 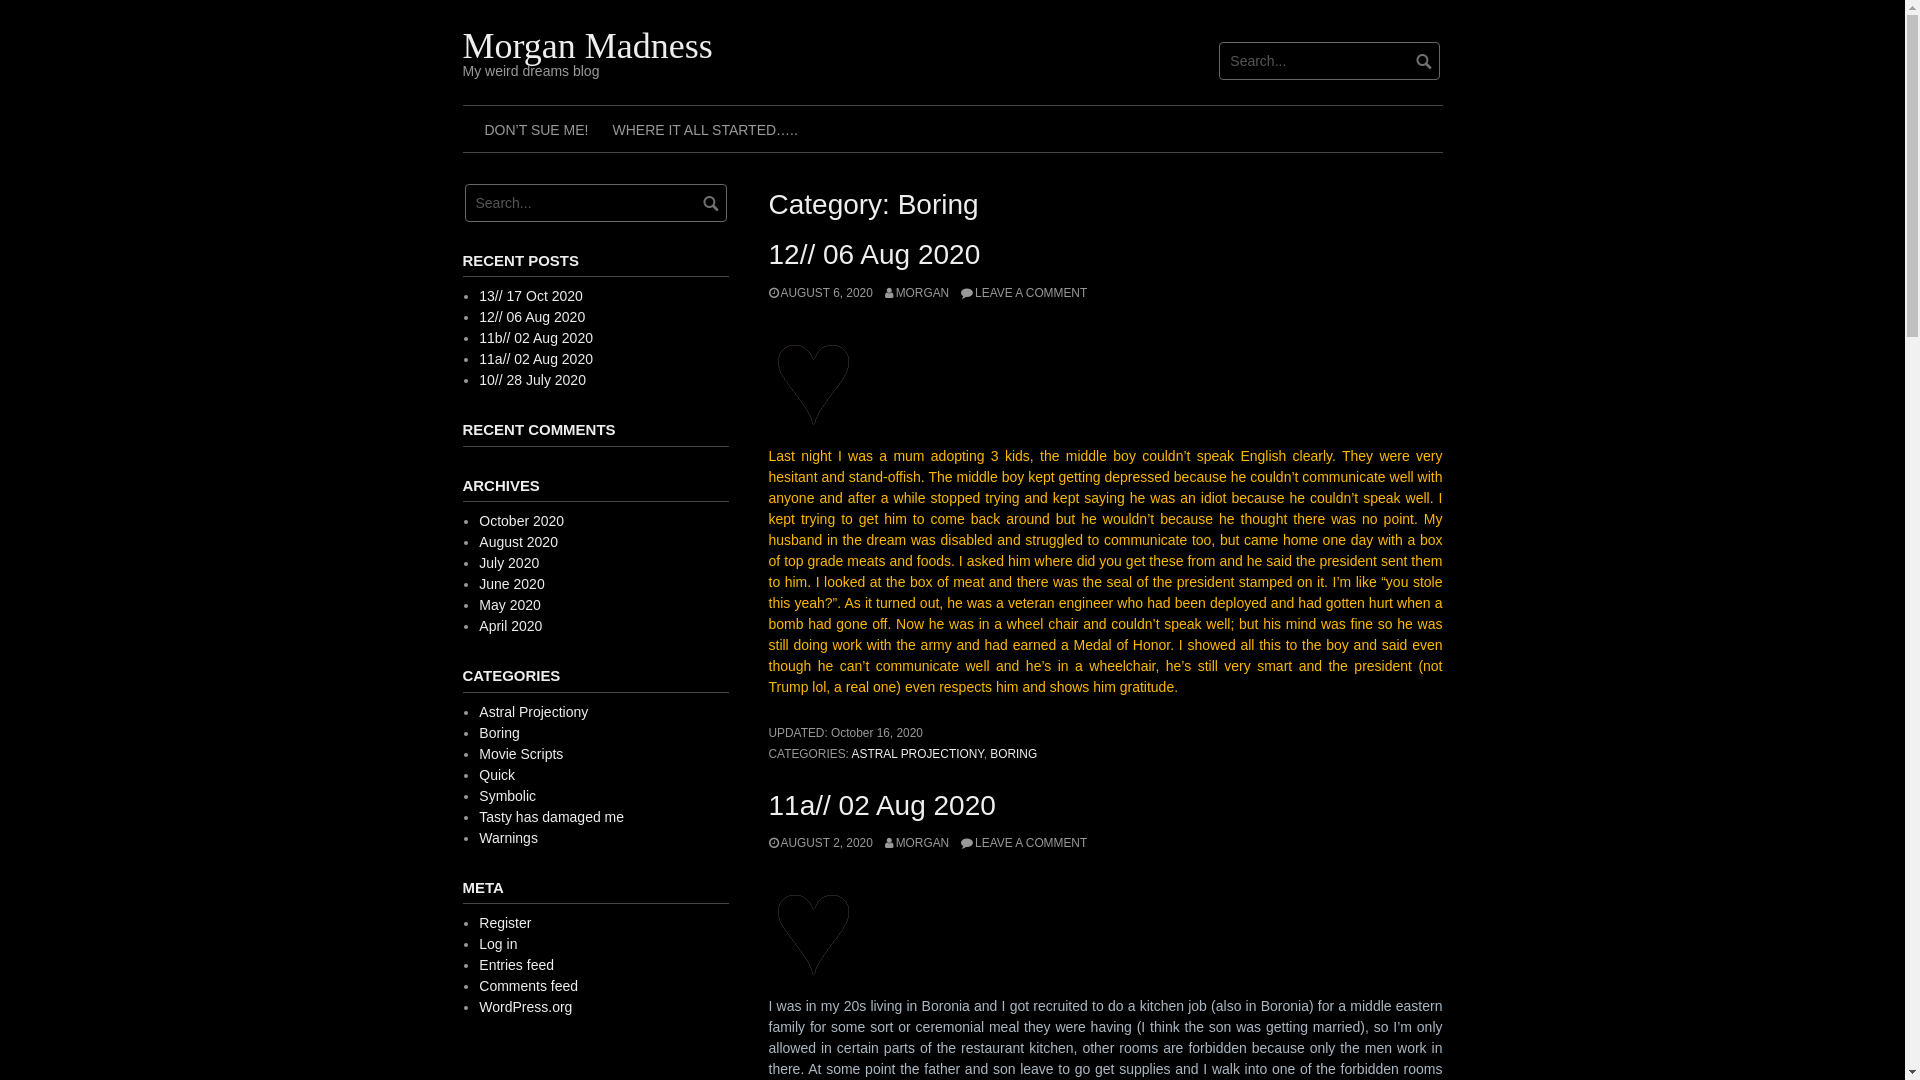 What do you see at coordinates (820, 293) in the screenshot?
I see `'AUGUST 6, 2020'` at bounding box center [820, 293].